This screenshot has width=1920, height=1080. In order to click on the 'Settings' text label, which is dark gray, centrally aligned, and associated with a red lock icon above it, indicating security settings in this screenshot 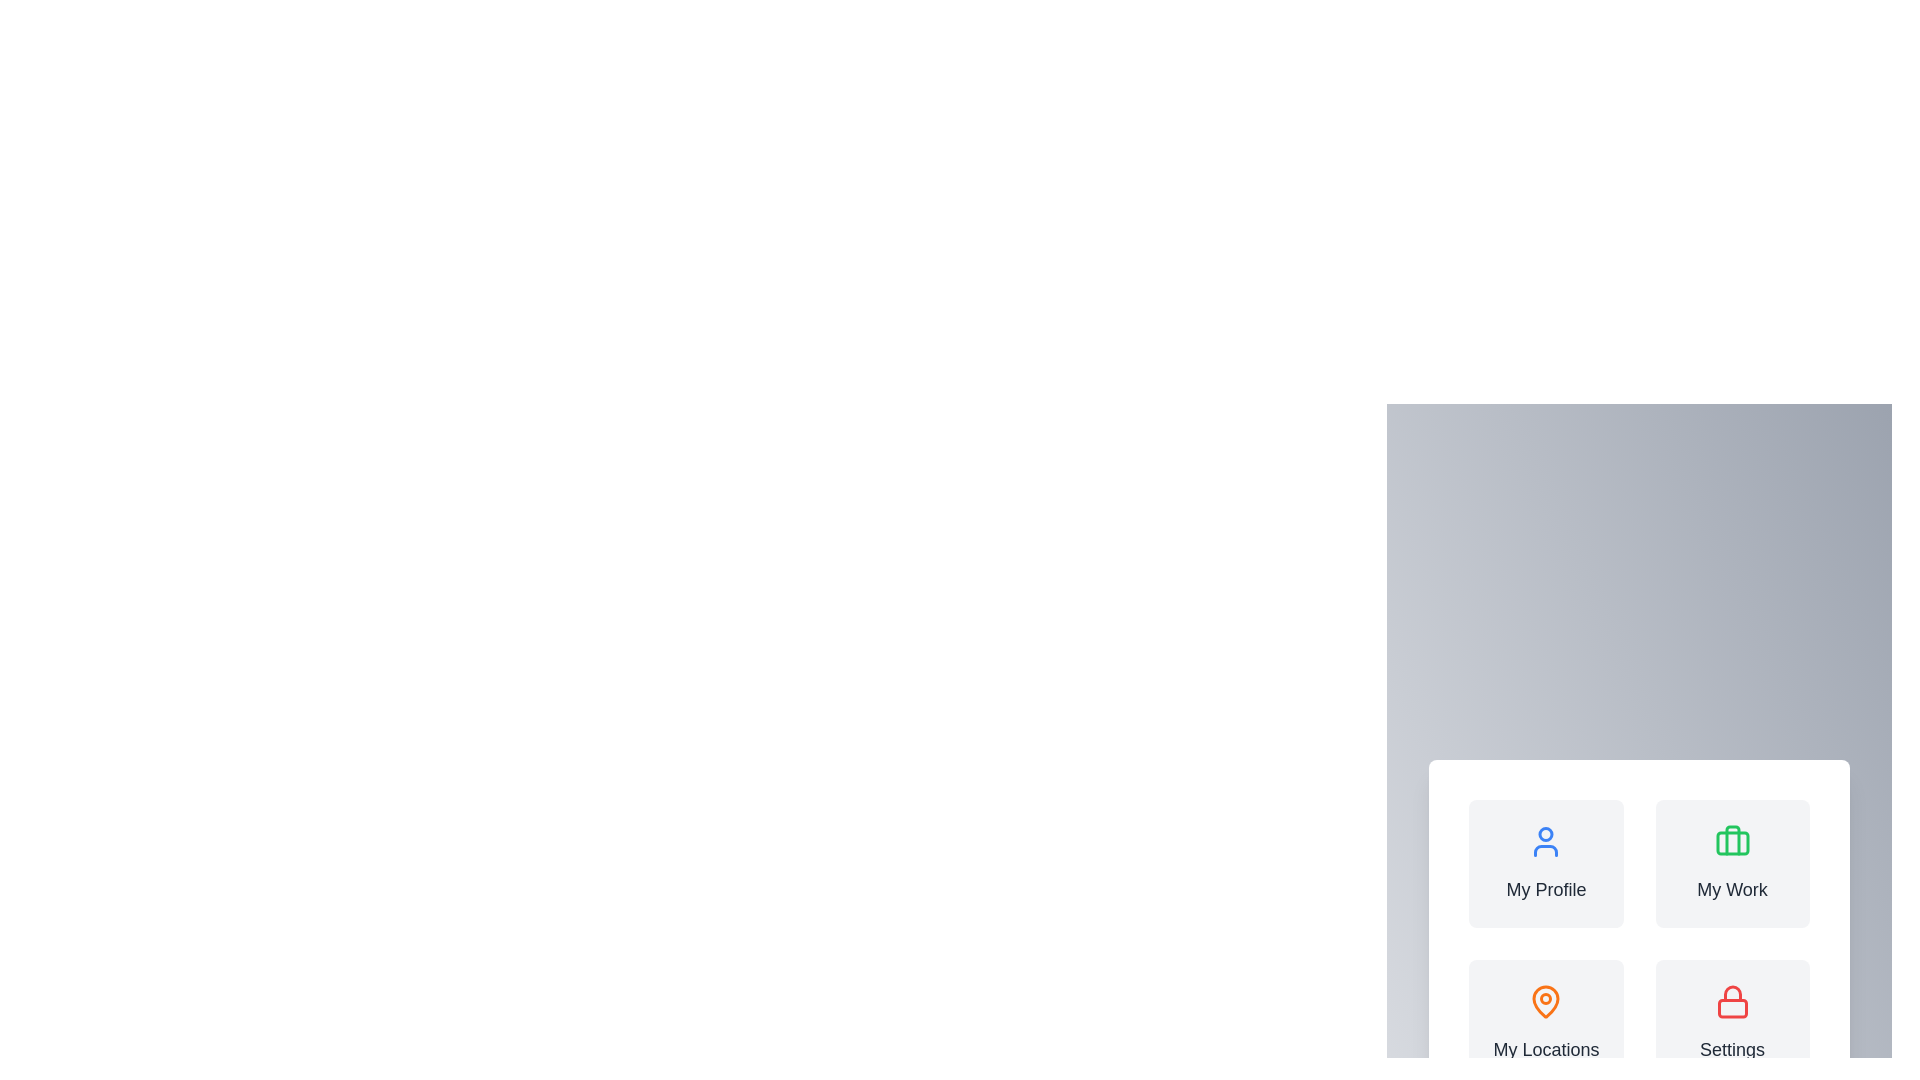, I will do `click(1731, 1048)`.